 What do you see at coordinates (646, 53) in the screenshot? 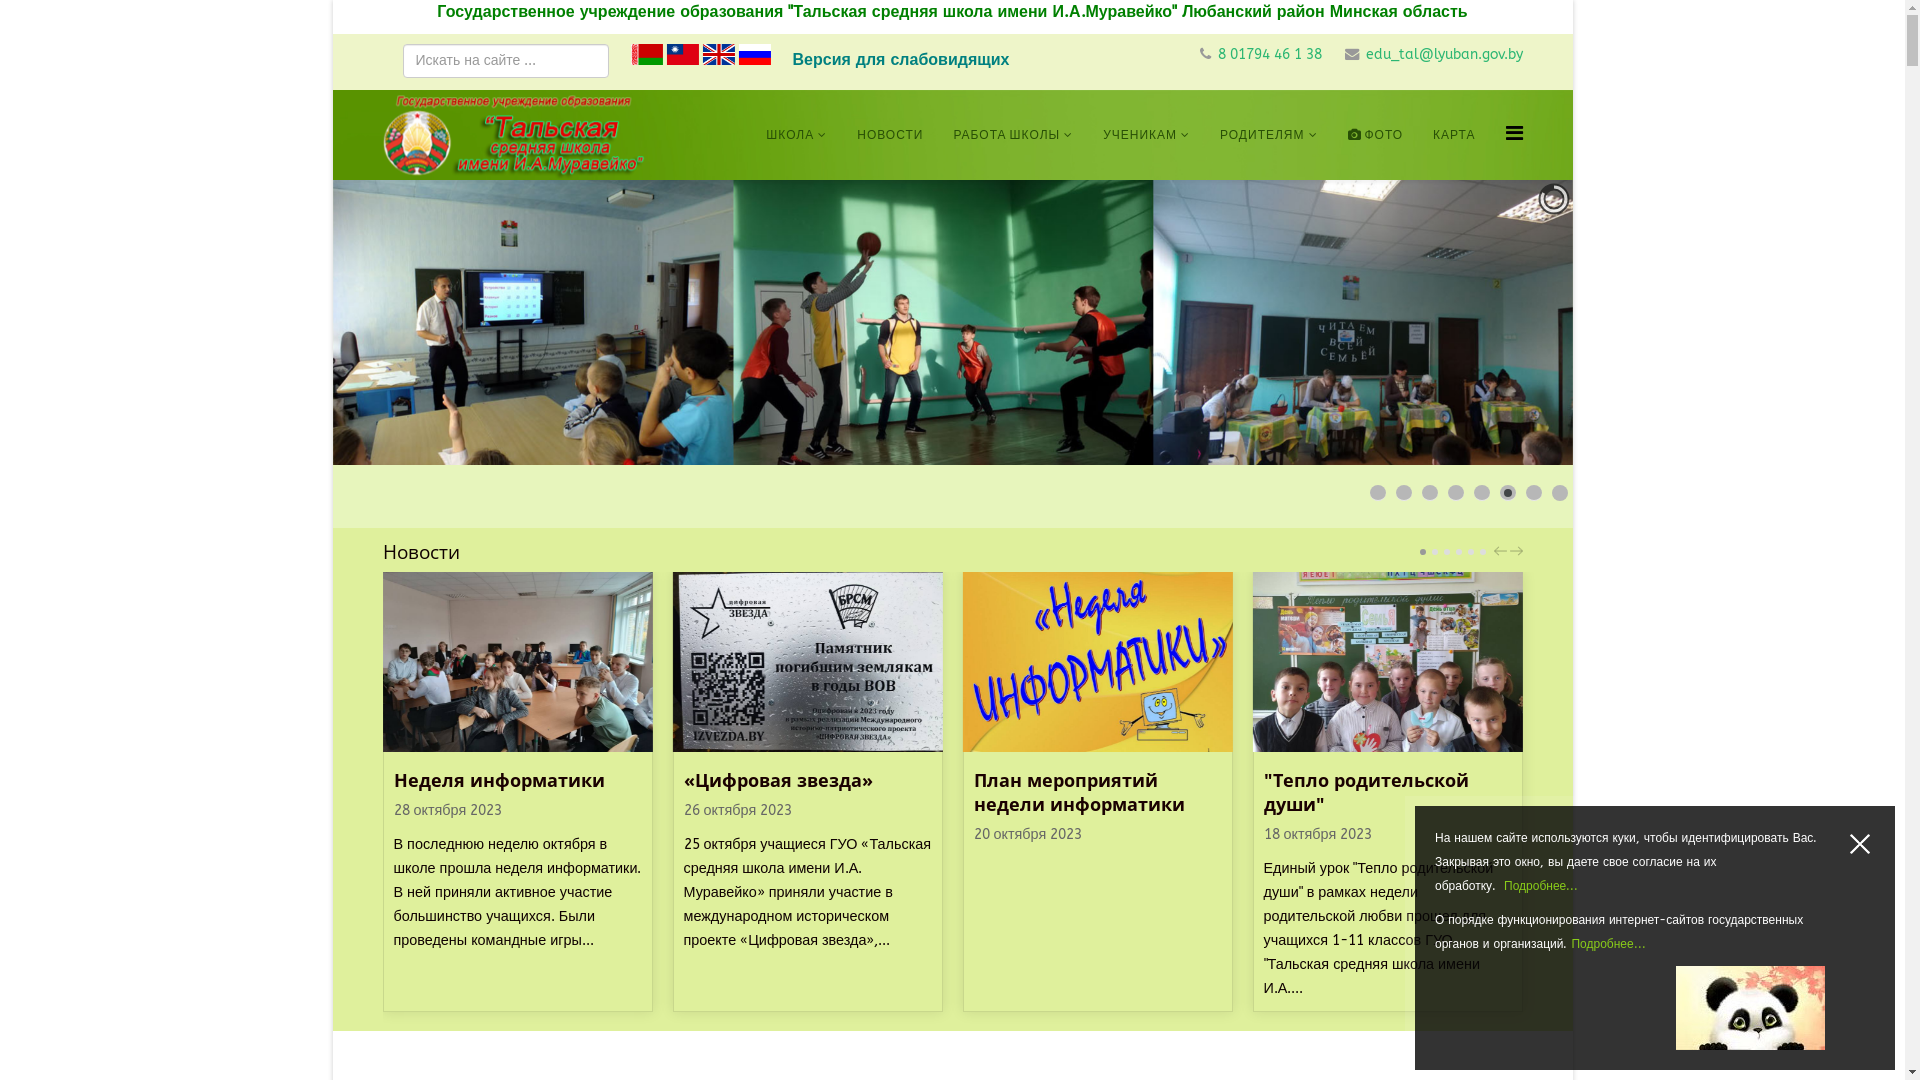
I see `'Belarusian'` at bounding box center [646, 53].